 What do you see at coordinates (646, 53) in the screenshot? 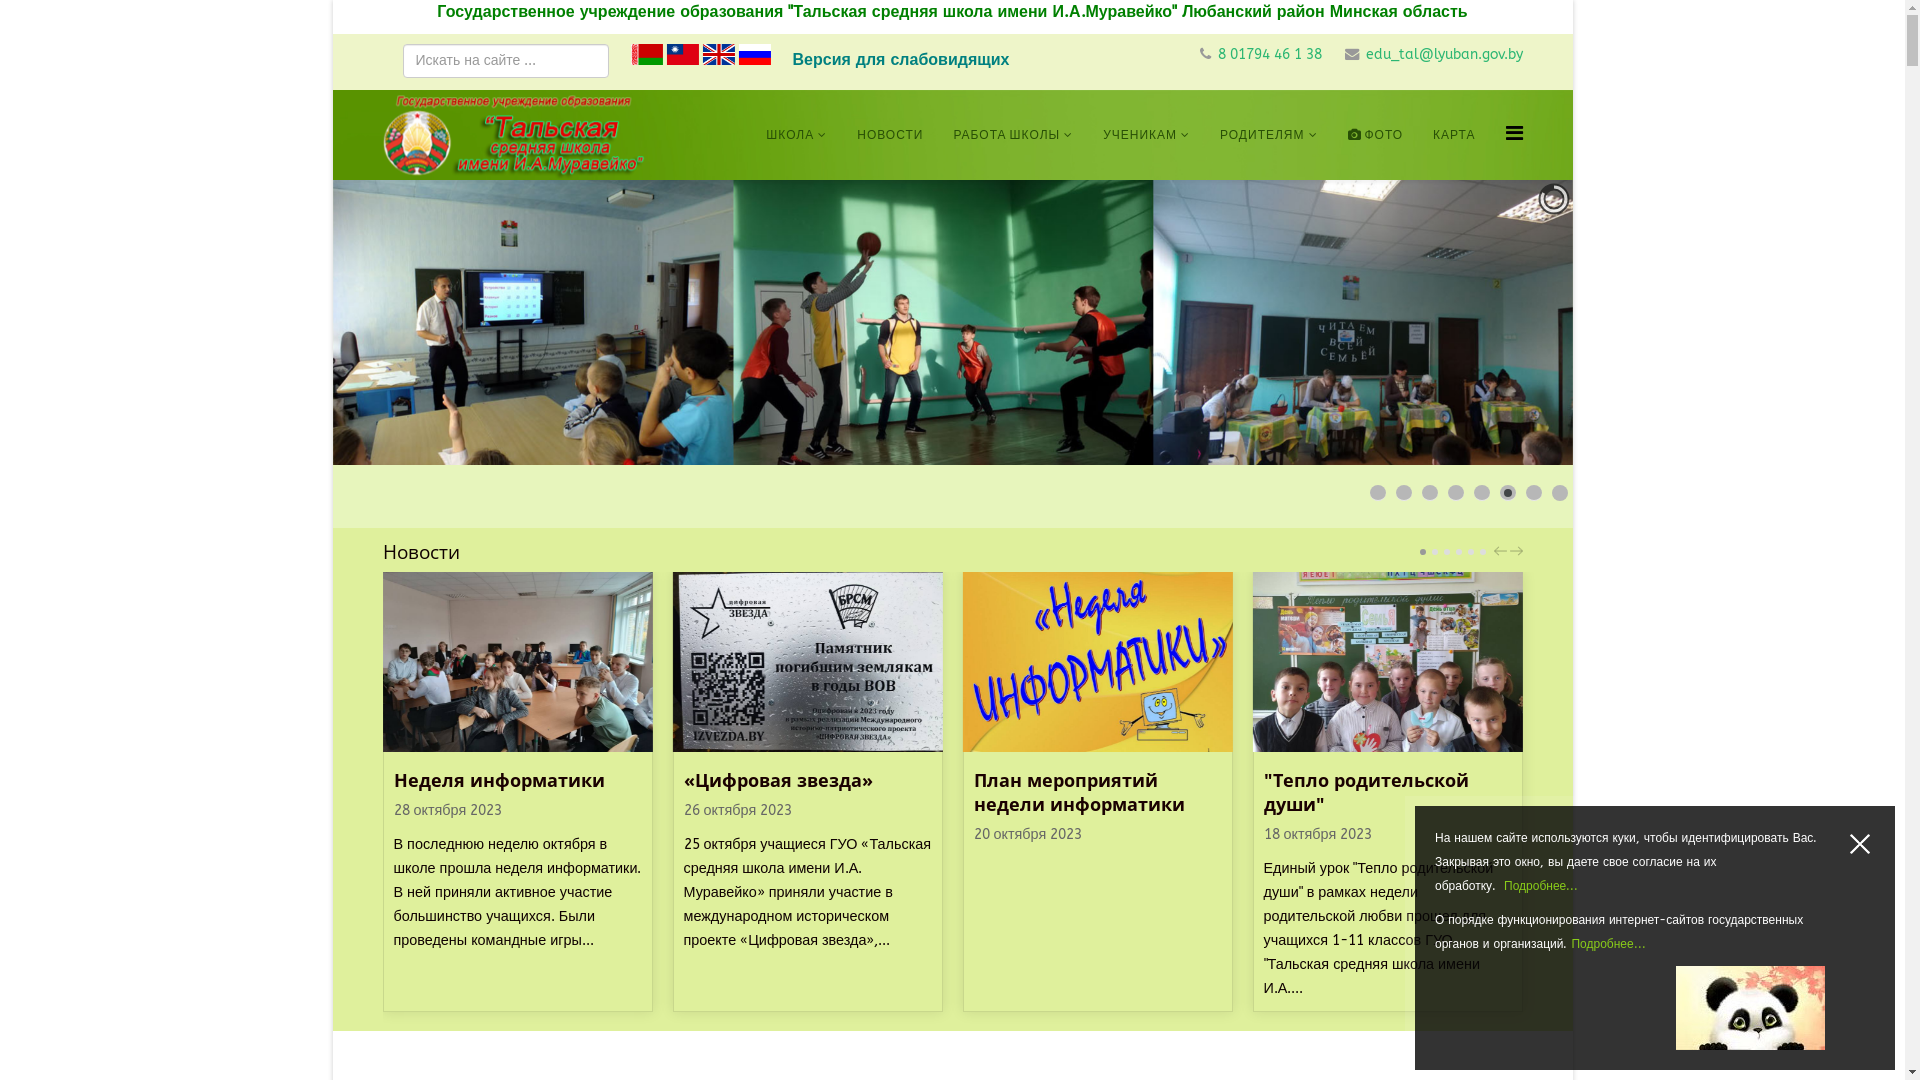
I see `'Belarusian'` at bounding box center [646, 53].